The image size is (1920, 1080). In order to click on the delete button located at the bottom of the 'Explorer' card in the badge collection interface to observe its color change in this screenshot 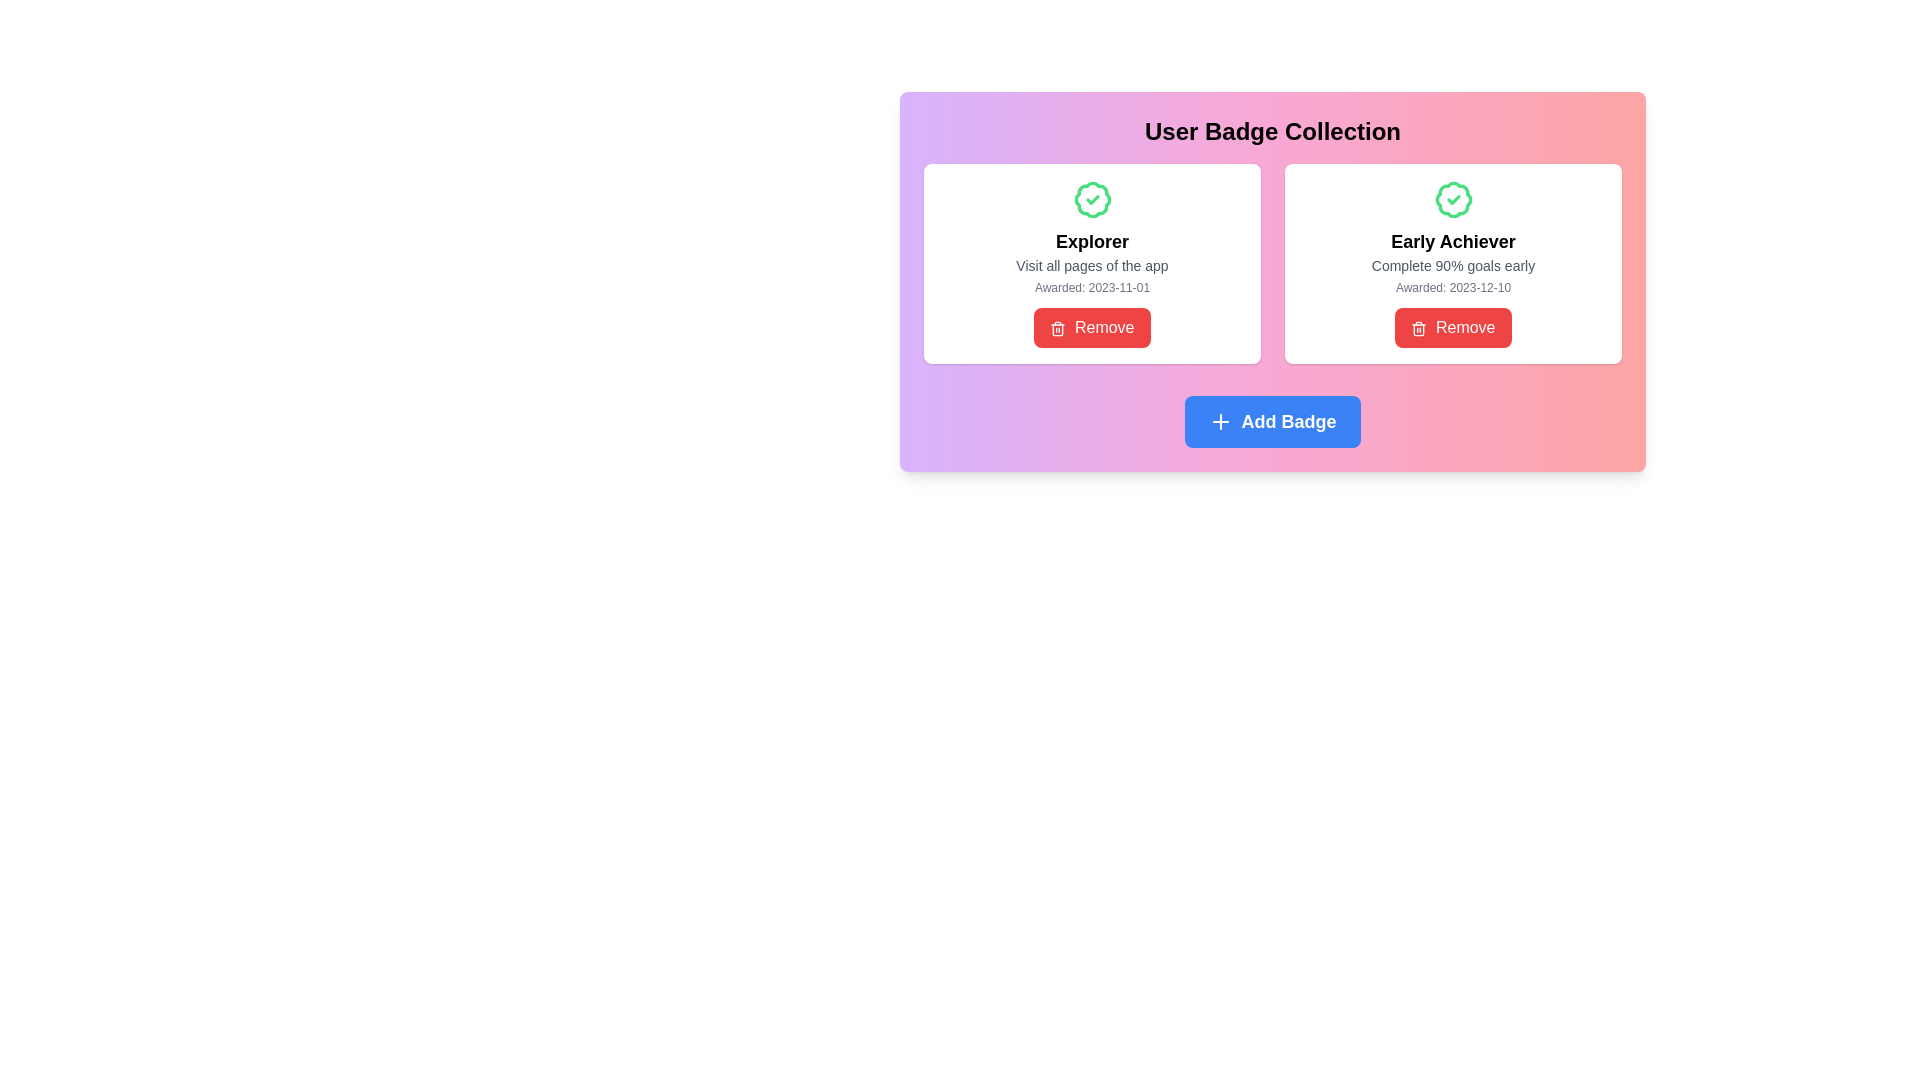, I will do `click(1091, 326)`.